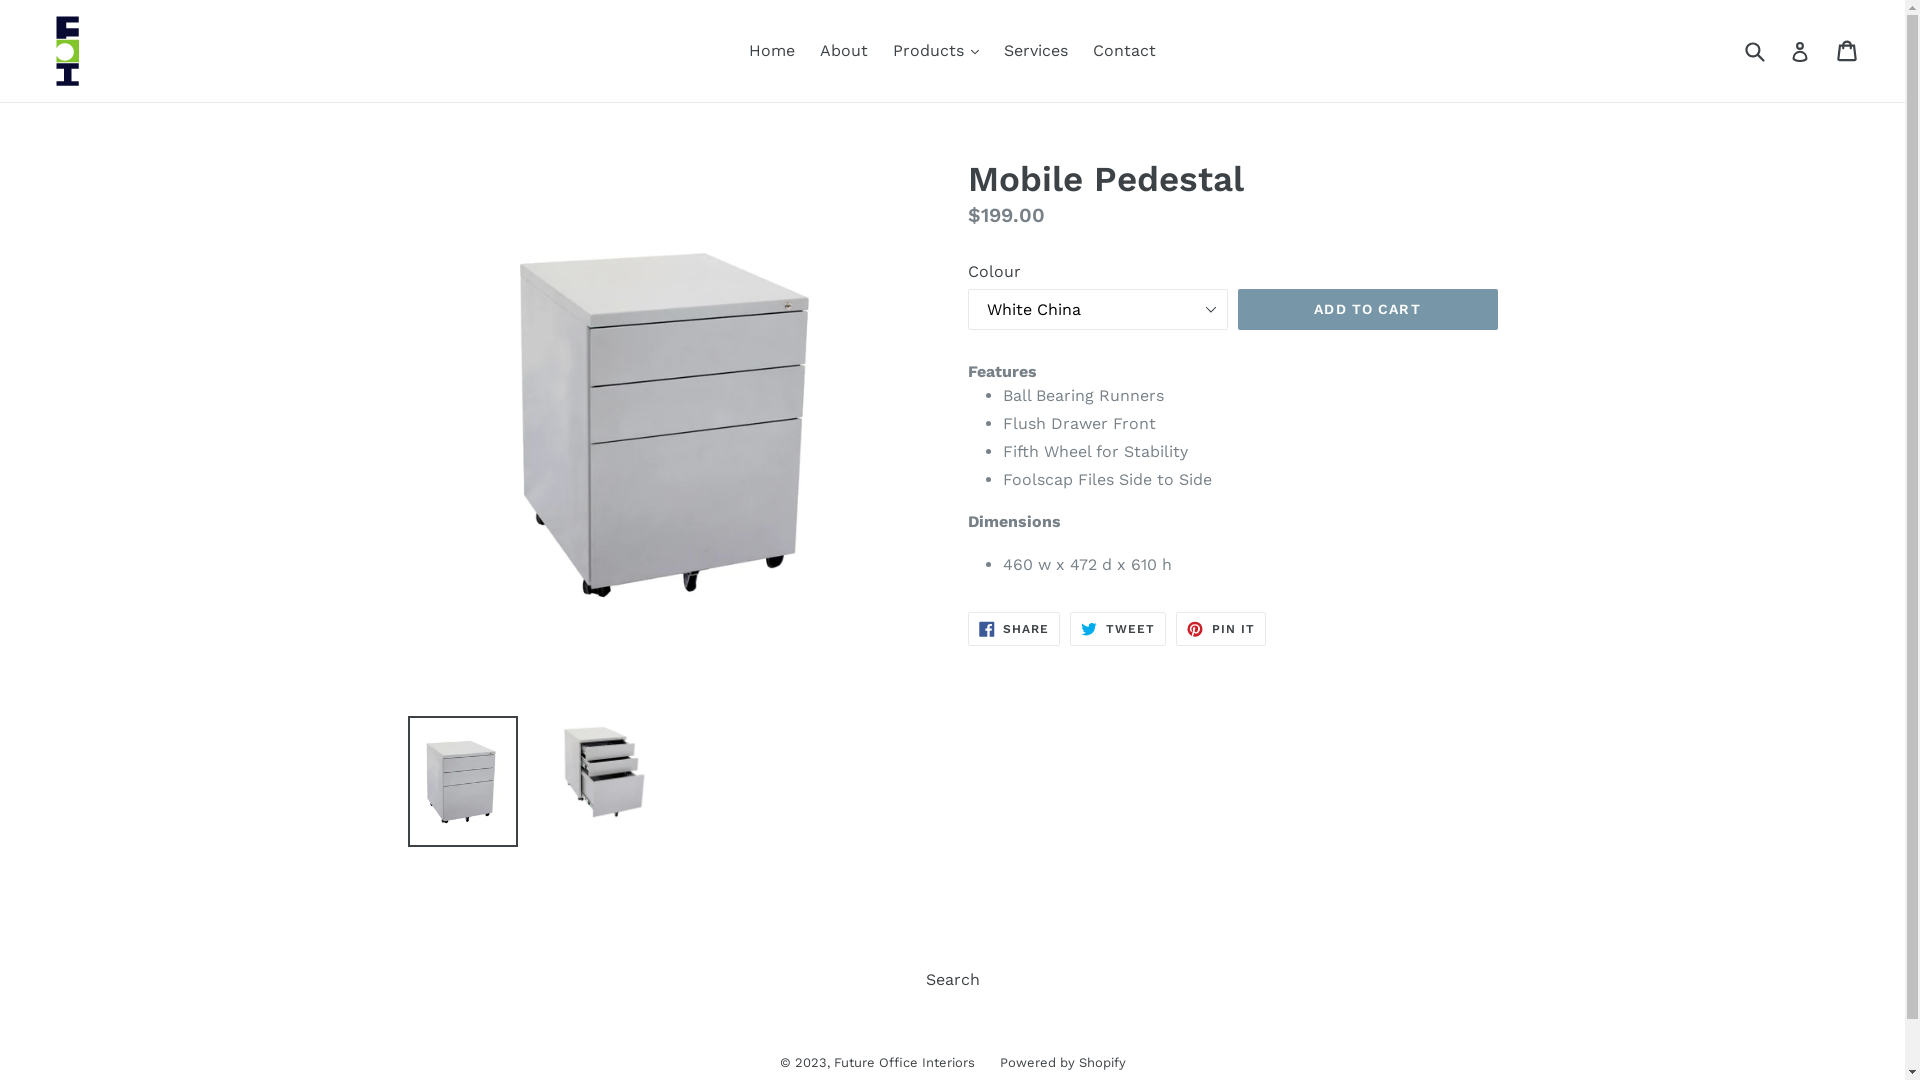  What do you see at coordinates (1800, 49) in the screenshot?
I see `'Log in'` at bounding box center [1800, 49].